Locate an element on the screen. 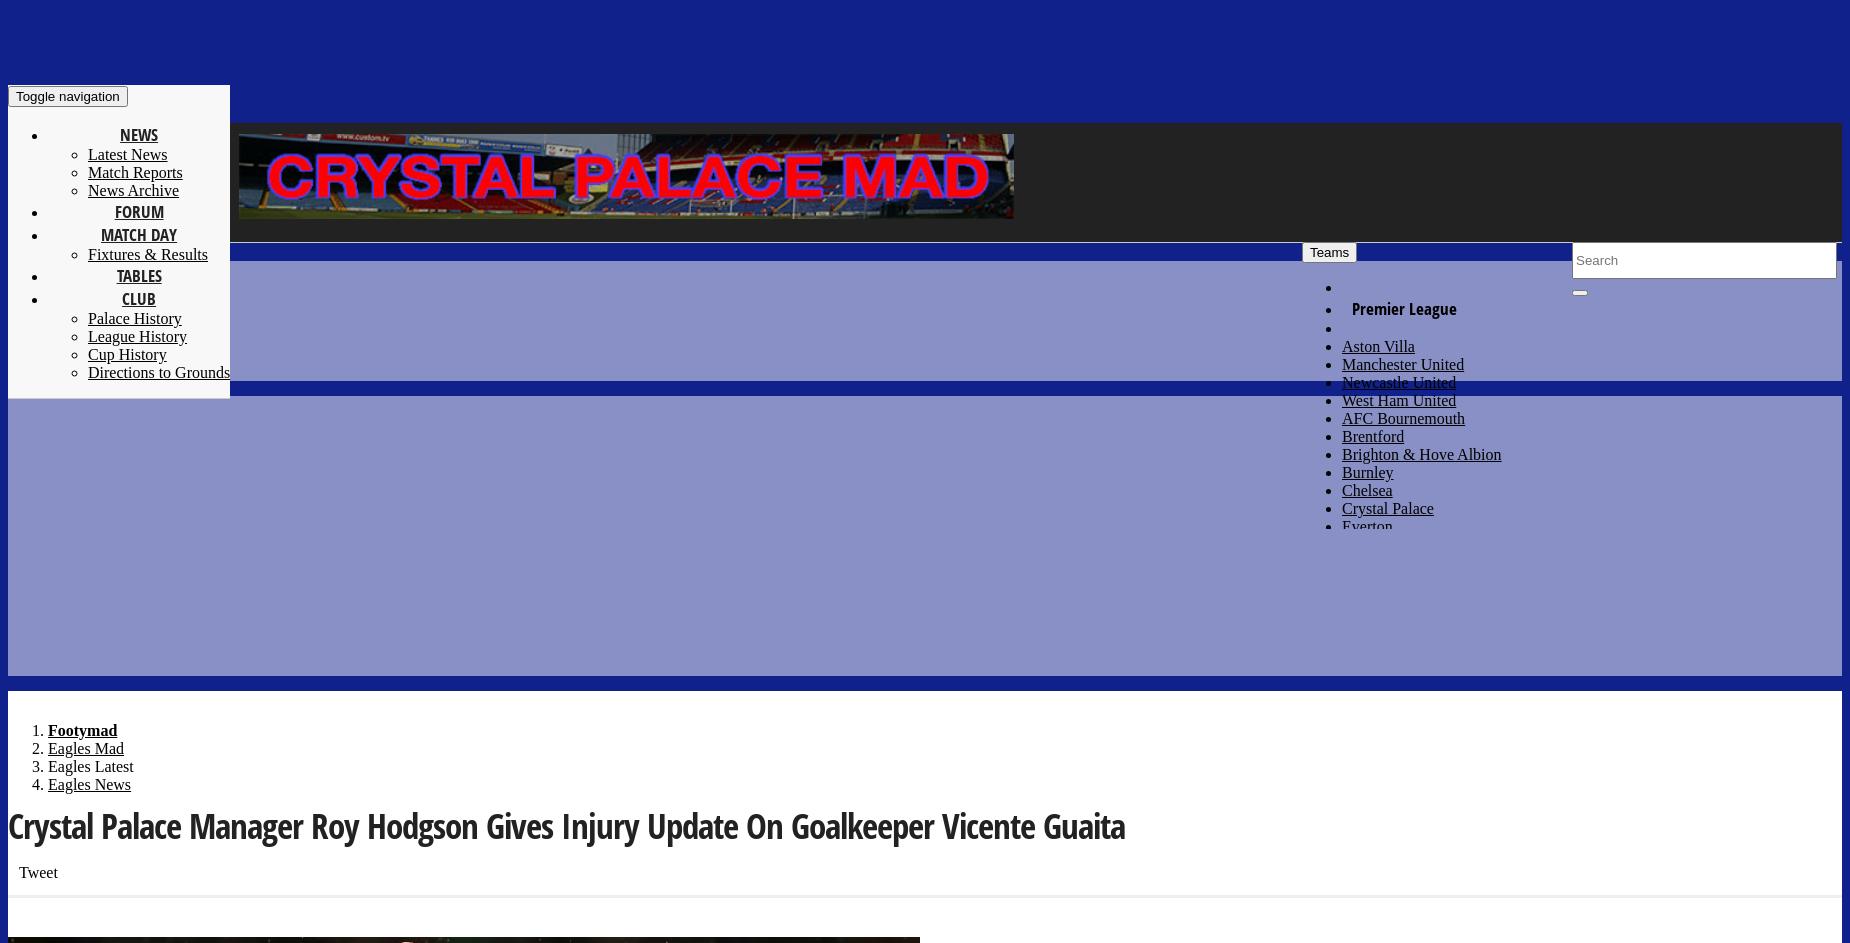 This screenshot has width=1850, height=943. 'News Archive' is located at coordinates (132, 189).